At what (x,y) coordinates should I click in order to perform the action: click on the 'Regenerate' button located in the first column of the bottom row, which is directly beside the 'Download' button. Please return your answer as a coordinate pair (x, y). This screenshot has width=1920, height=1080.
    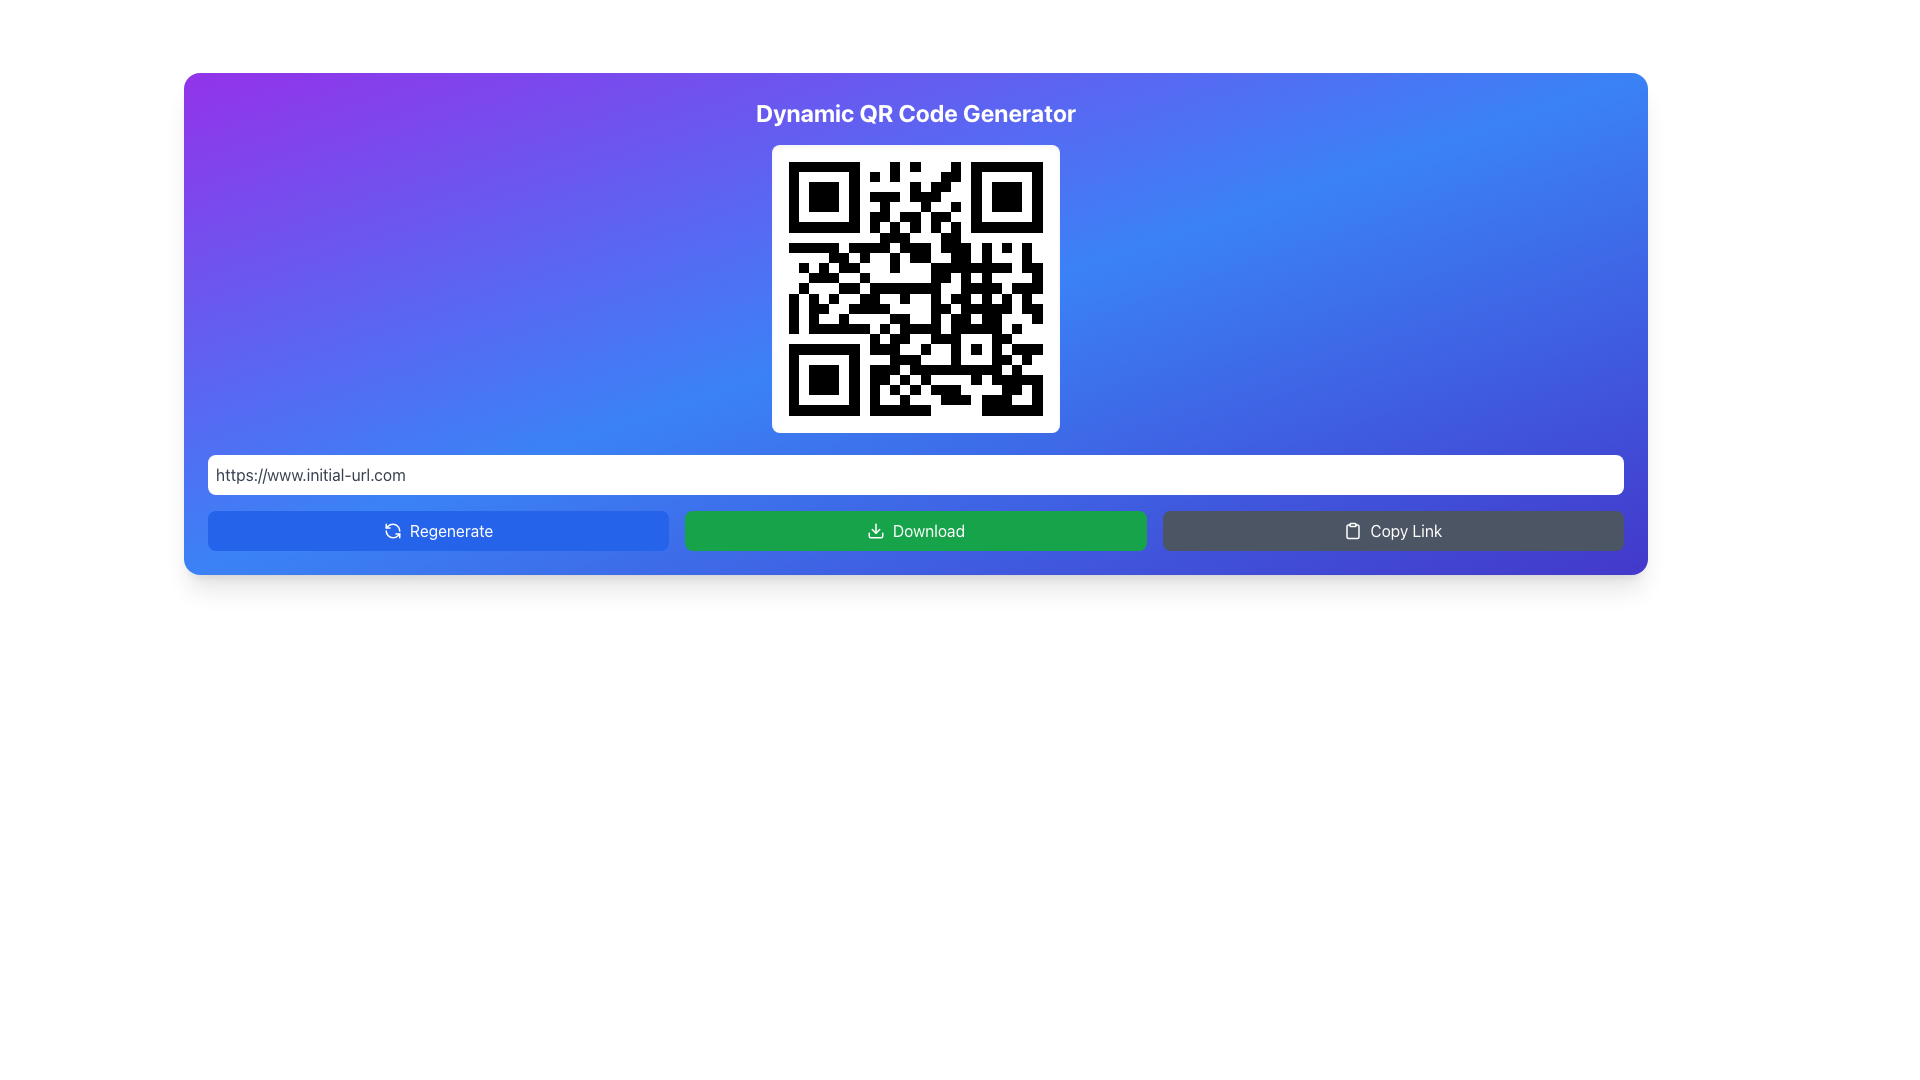
    Looking at the image, I should click on (437, 530).